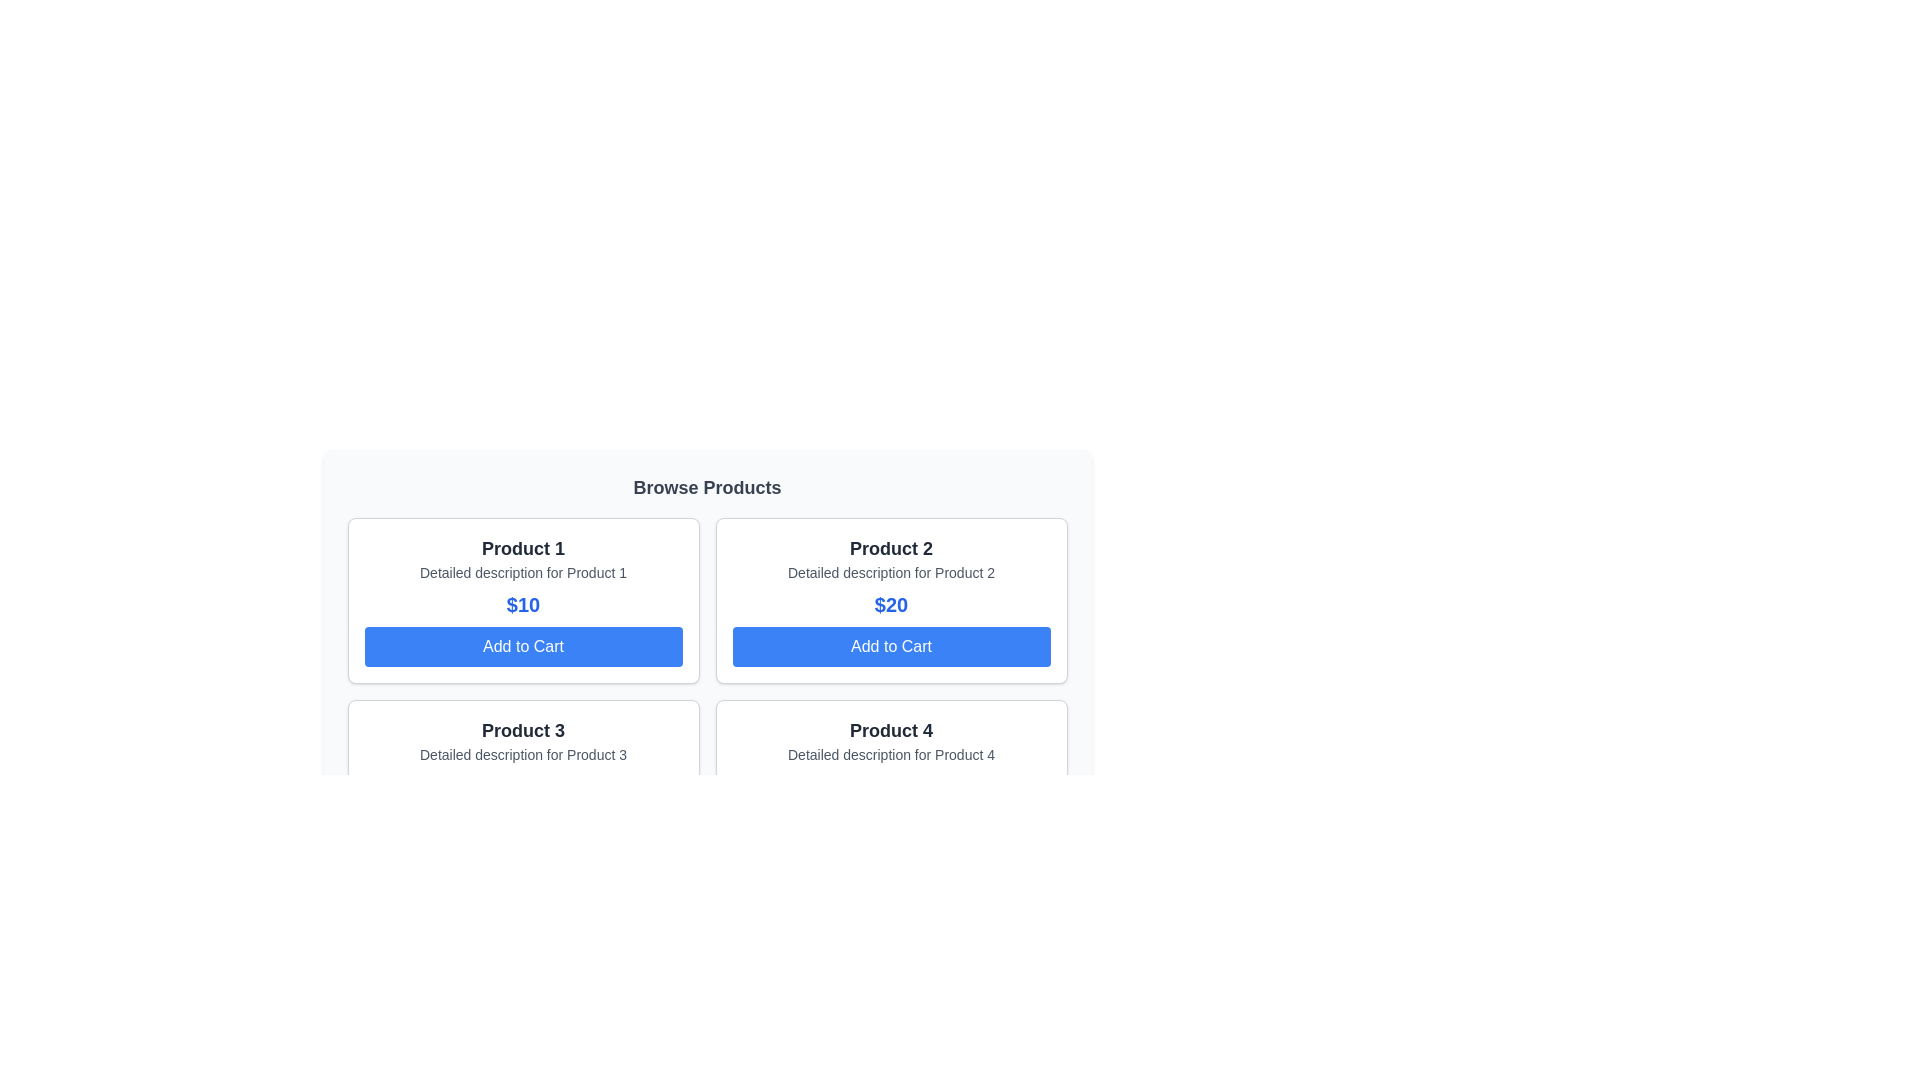 This screenshot has width=1920, height=1080. What do you see at coordinates (523, 731) in the screenshot?
I see `text label that displays 'Product 3', which is bold and larger than adjacent texts, located at the top of the card in the lower left quadrant of the grid layout` at bounding box center [523, 731].